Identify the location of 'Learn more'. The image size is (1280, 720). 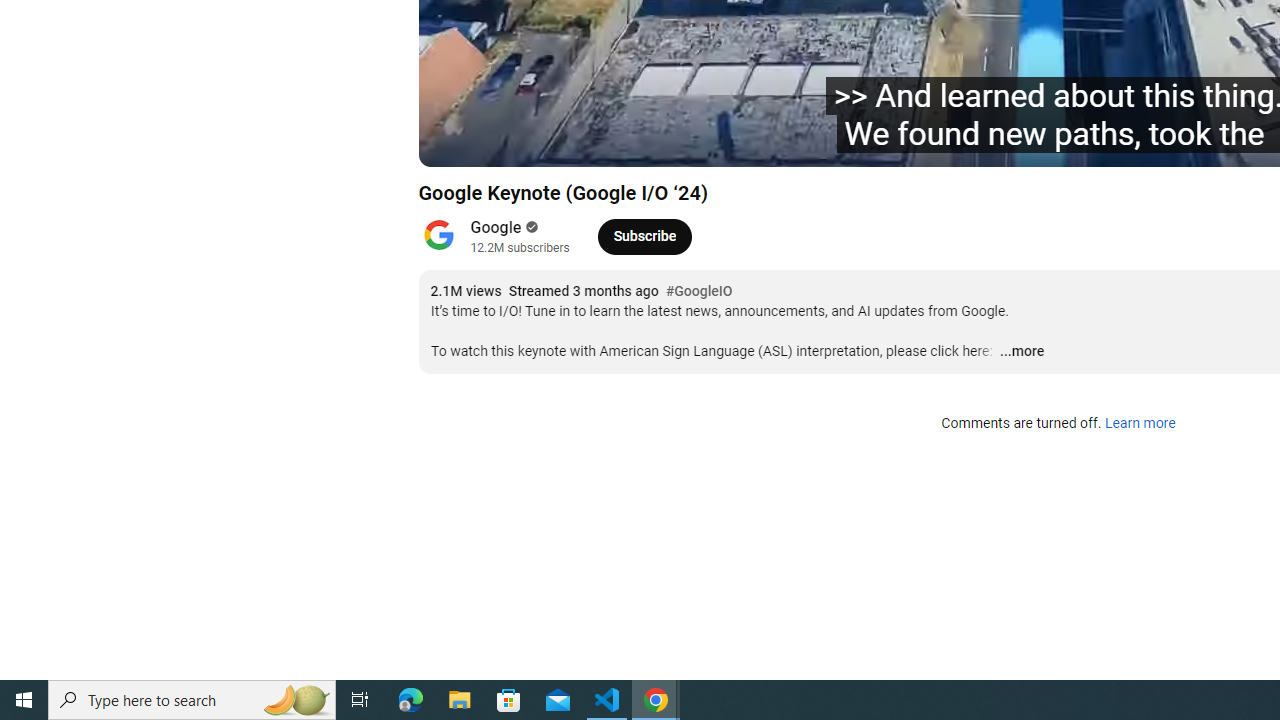
(1139, 423).